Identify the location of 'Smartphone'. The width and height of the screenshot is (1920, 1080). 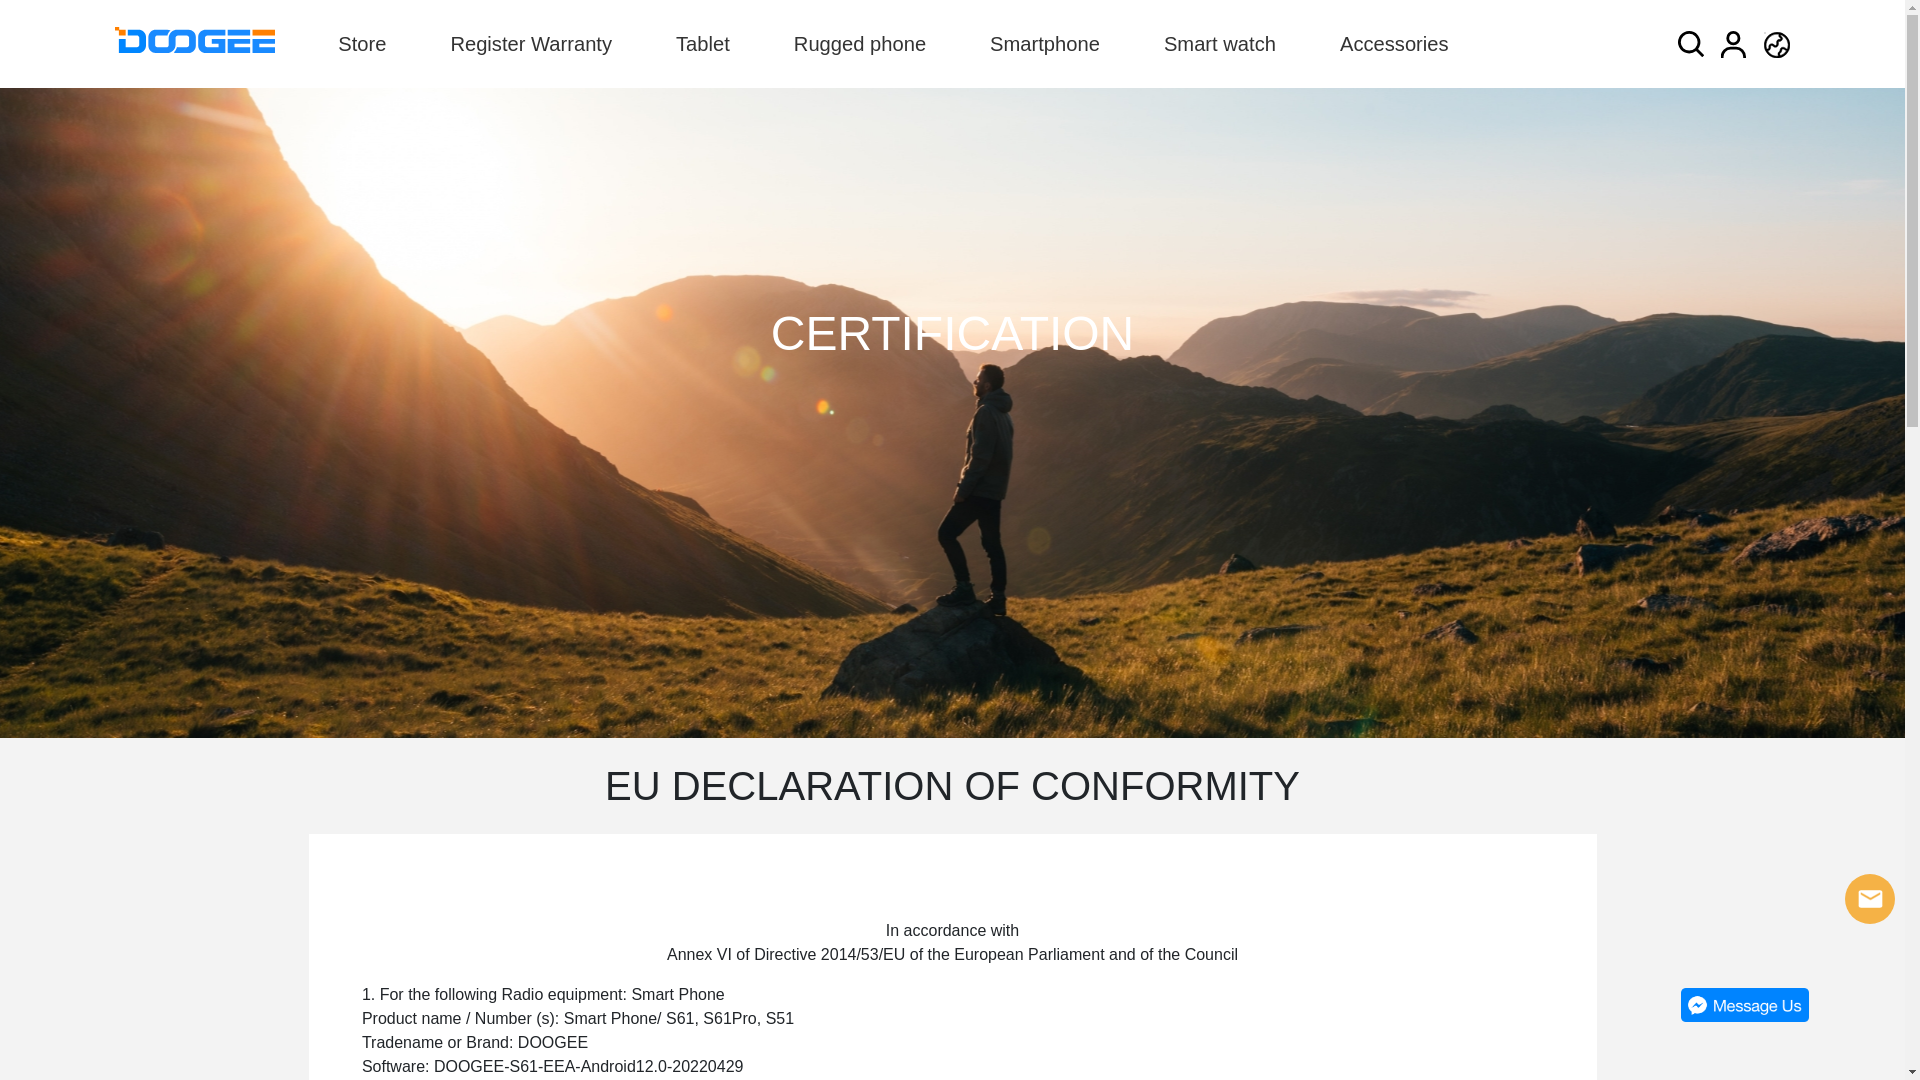
(989, 43).